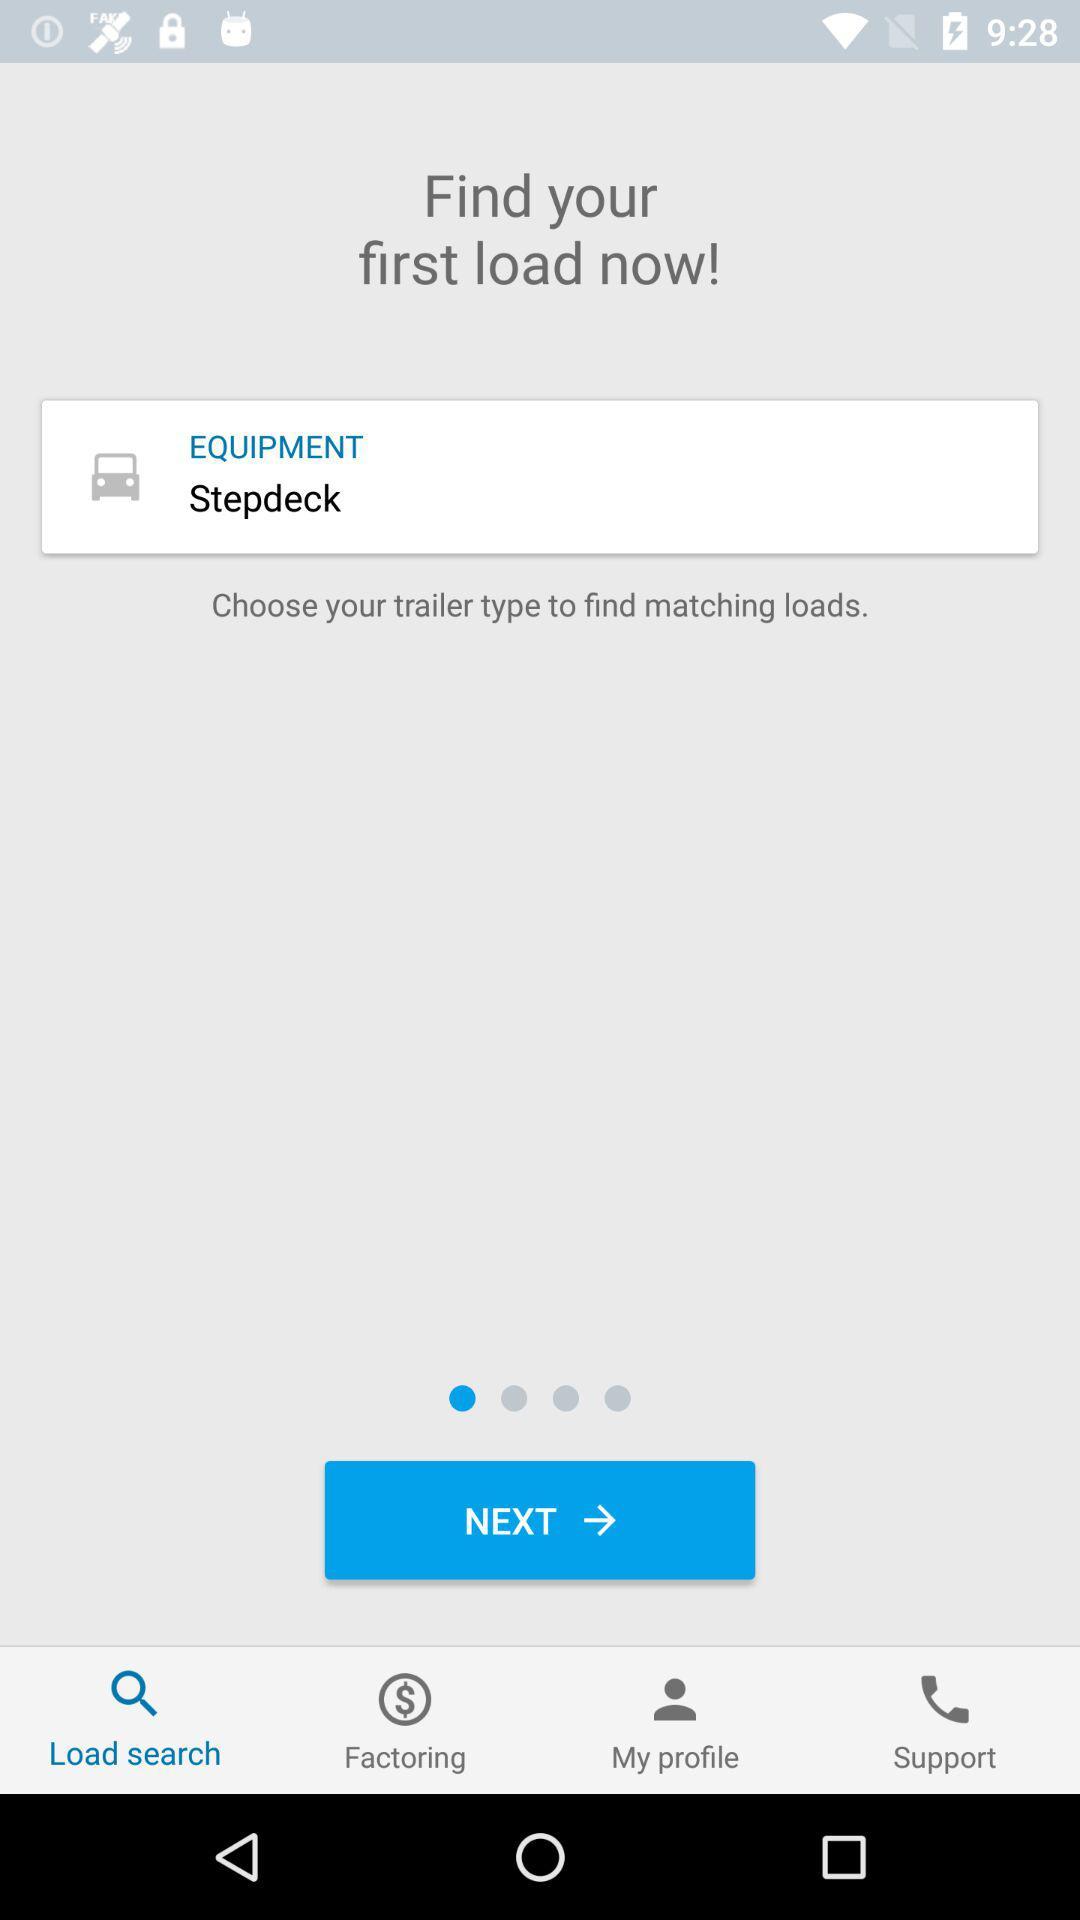  Describe the element at coordinates (945, 1719) in the screenshot. I see `the support item` at that location.